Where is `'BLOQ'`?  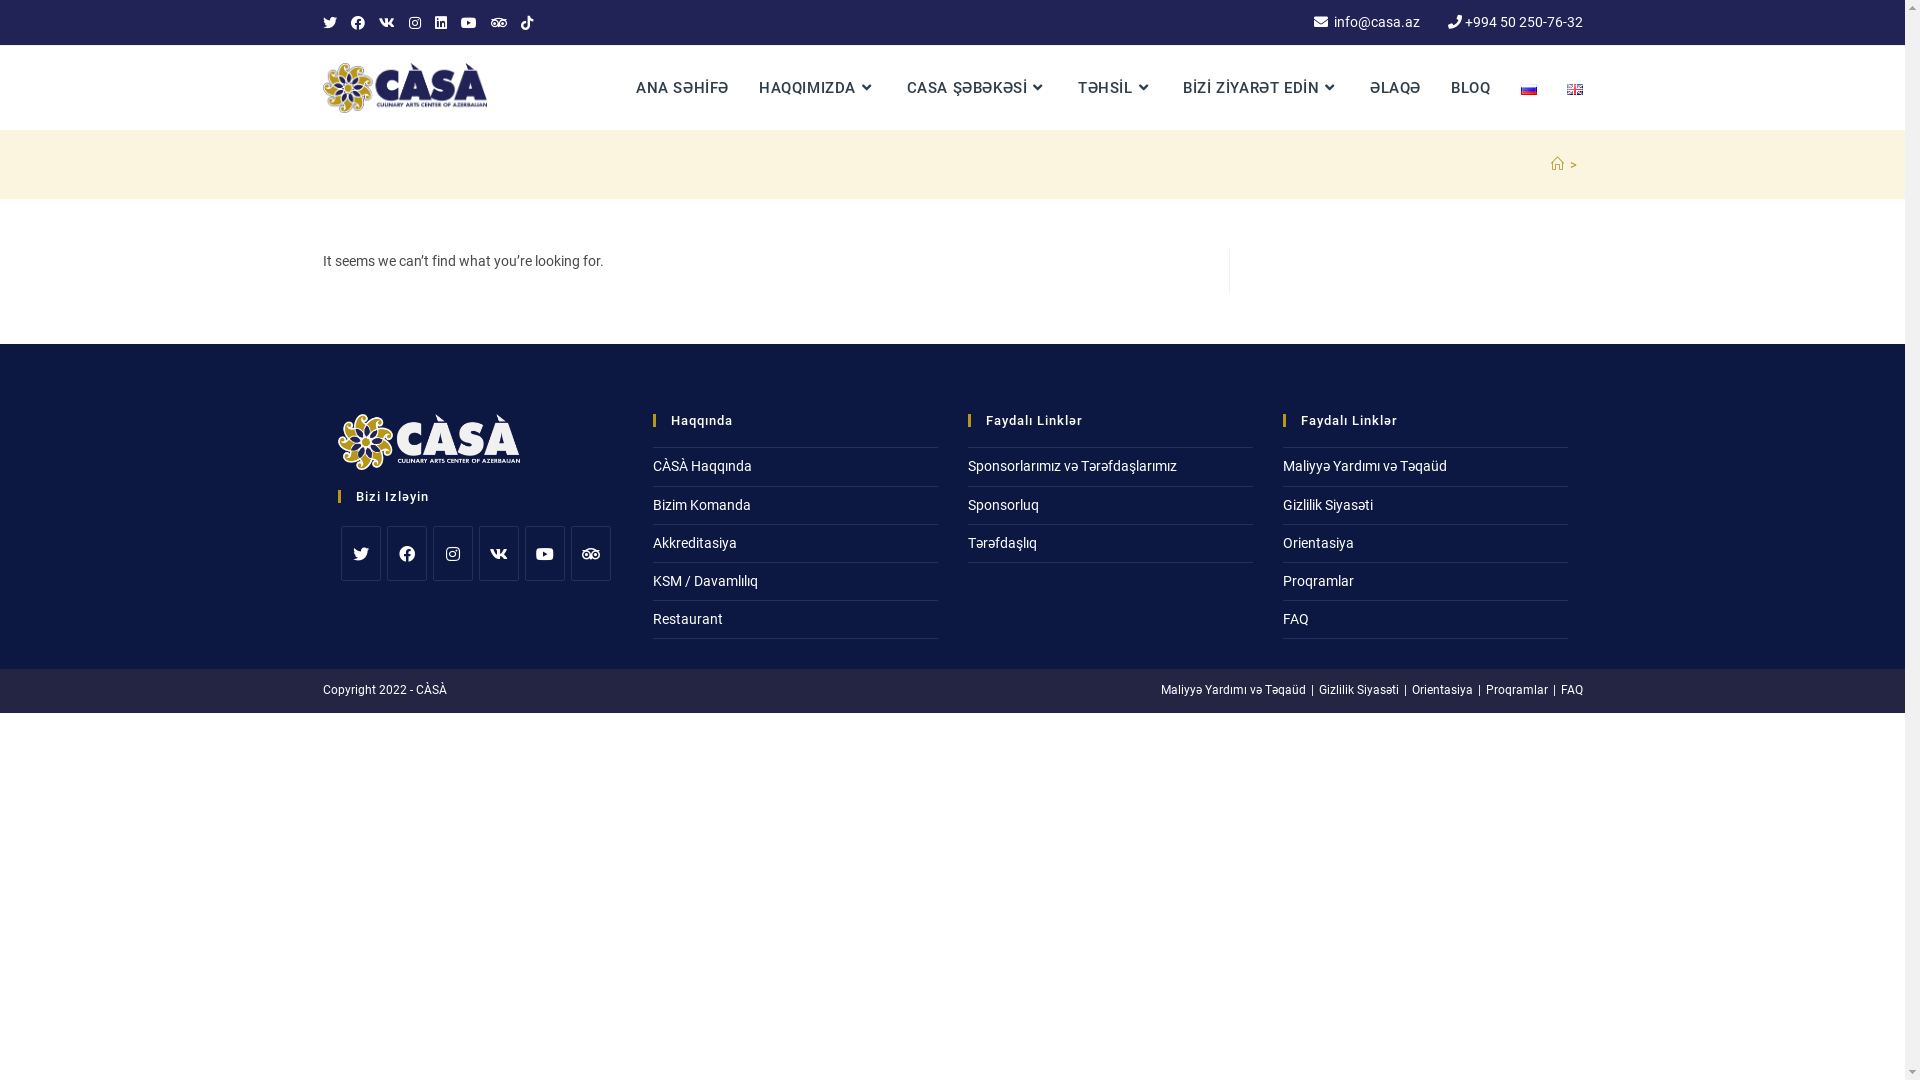 'BLOQ' is located at coordinates (1470, 87).